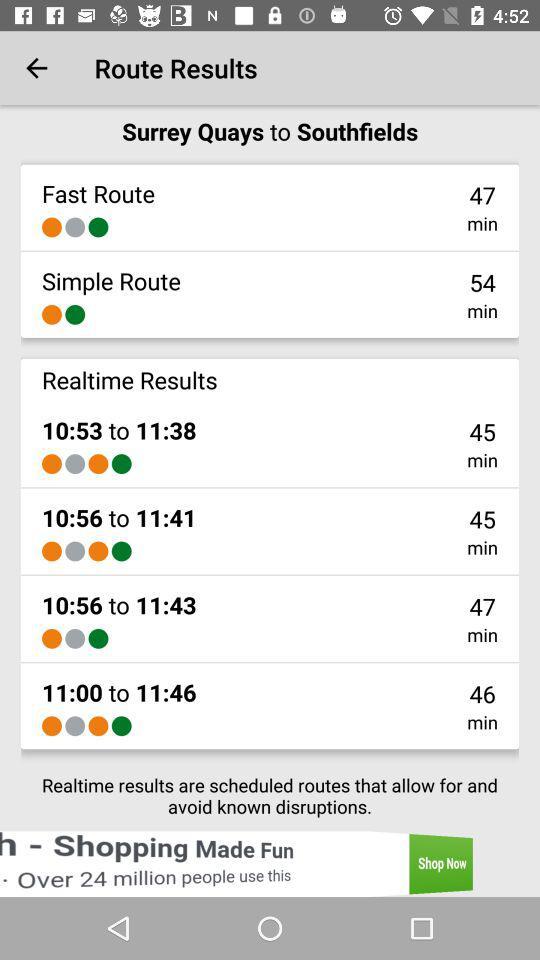 This screenshot has width=540, height=960. What do you see at coordinates (74, 725) in the screenshot?
I see `the icon above realtime results are` at bounding box center [74, 725].